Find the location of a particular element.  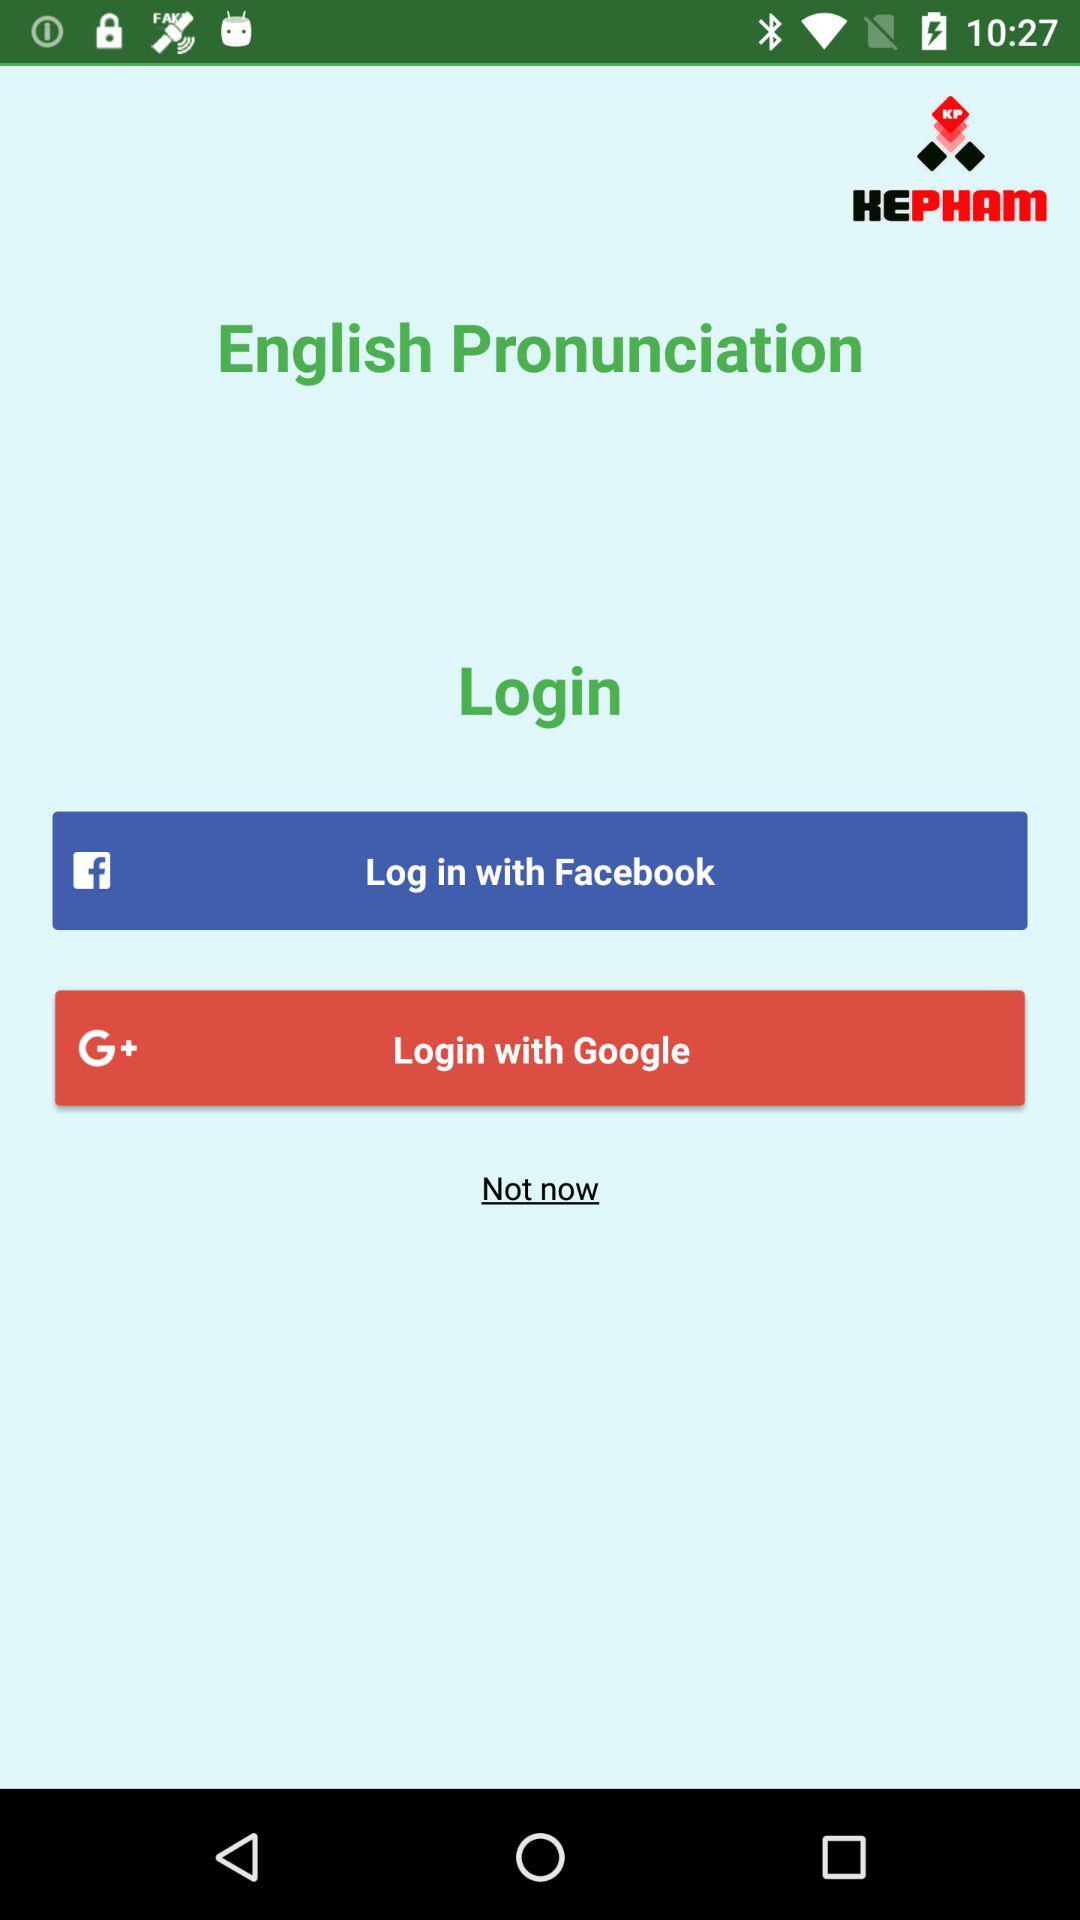

the not now is located at coordinates (540, 1187).